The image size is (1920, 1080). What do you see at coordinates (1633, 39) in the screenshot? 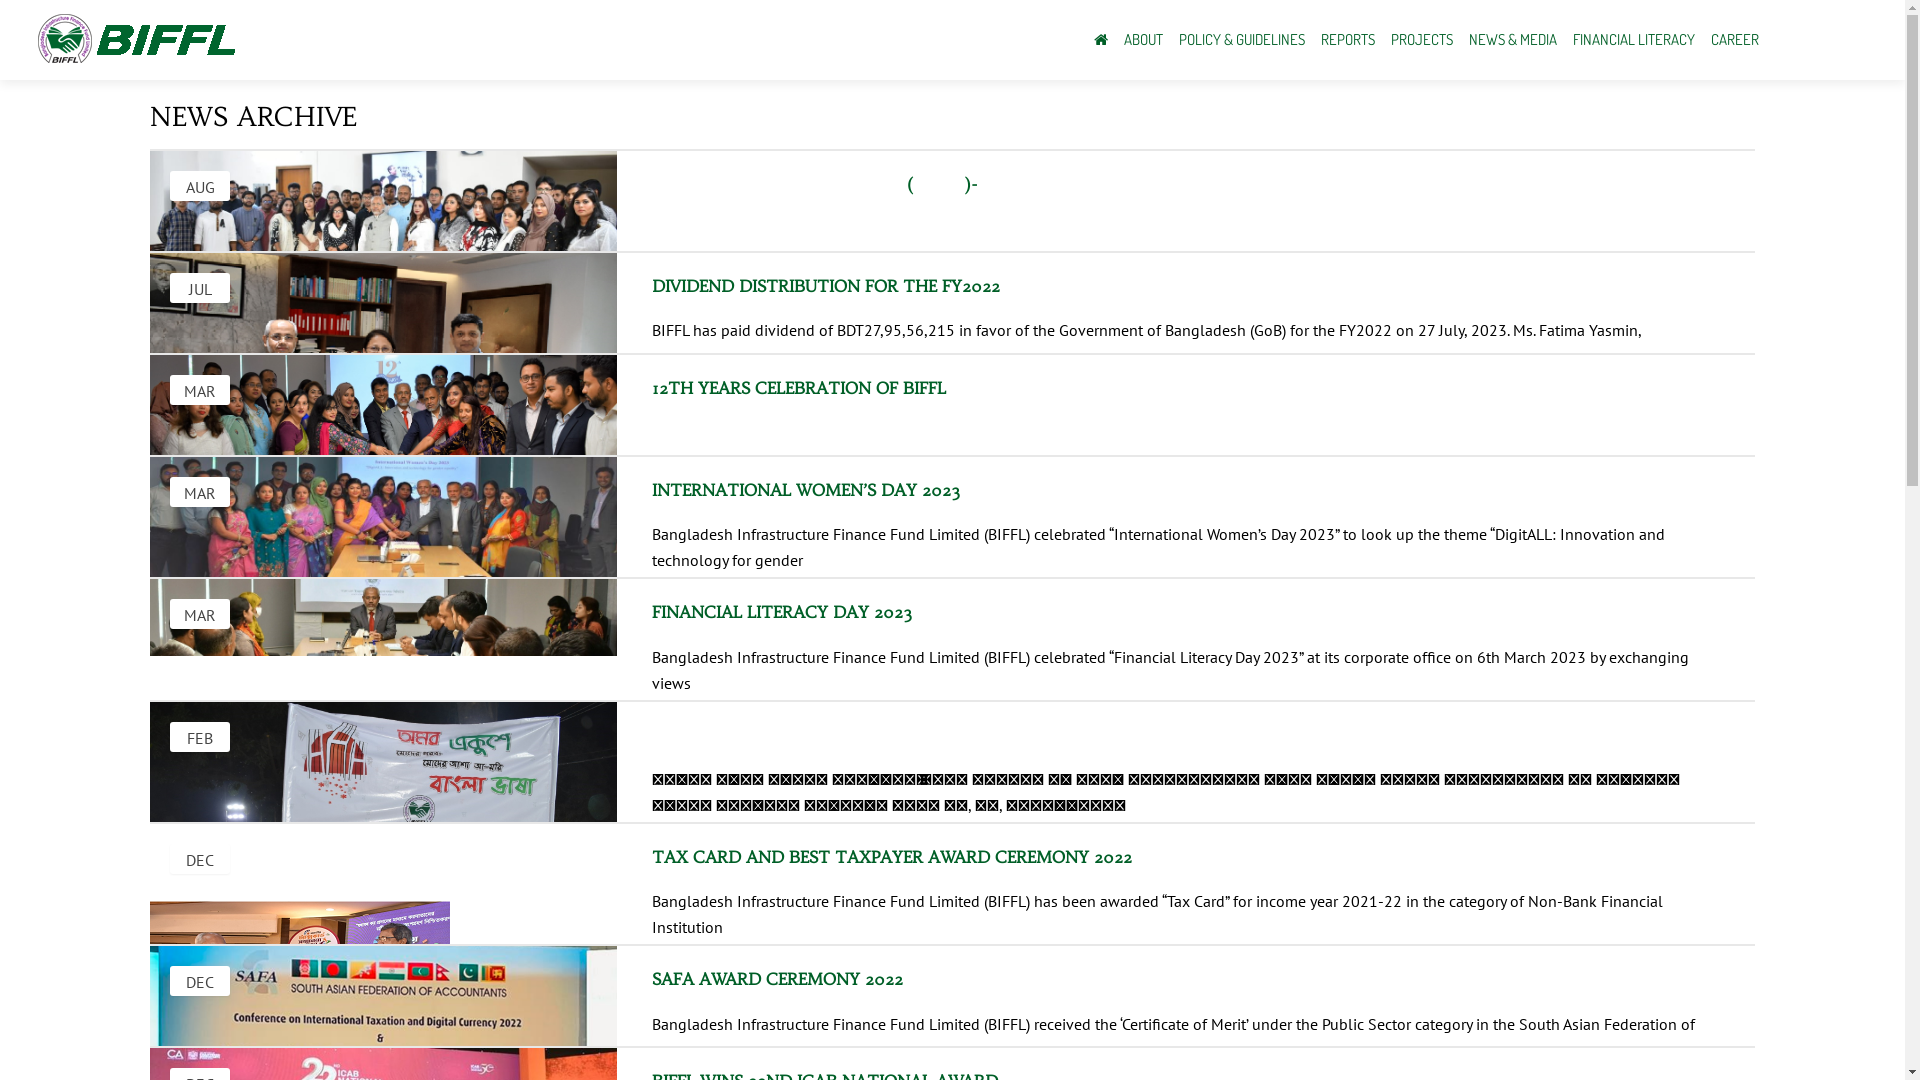
I see `'FINANCIAL LITERACY'` at bounding box center [1633, 39].